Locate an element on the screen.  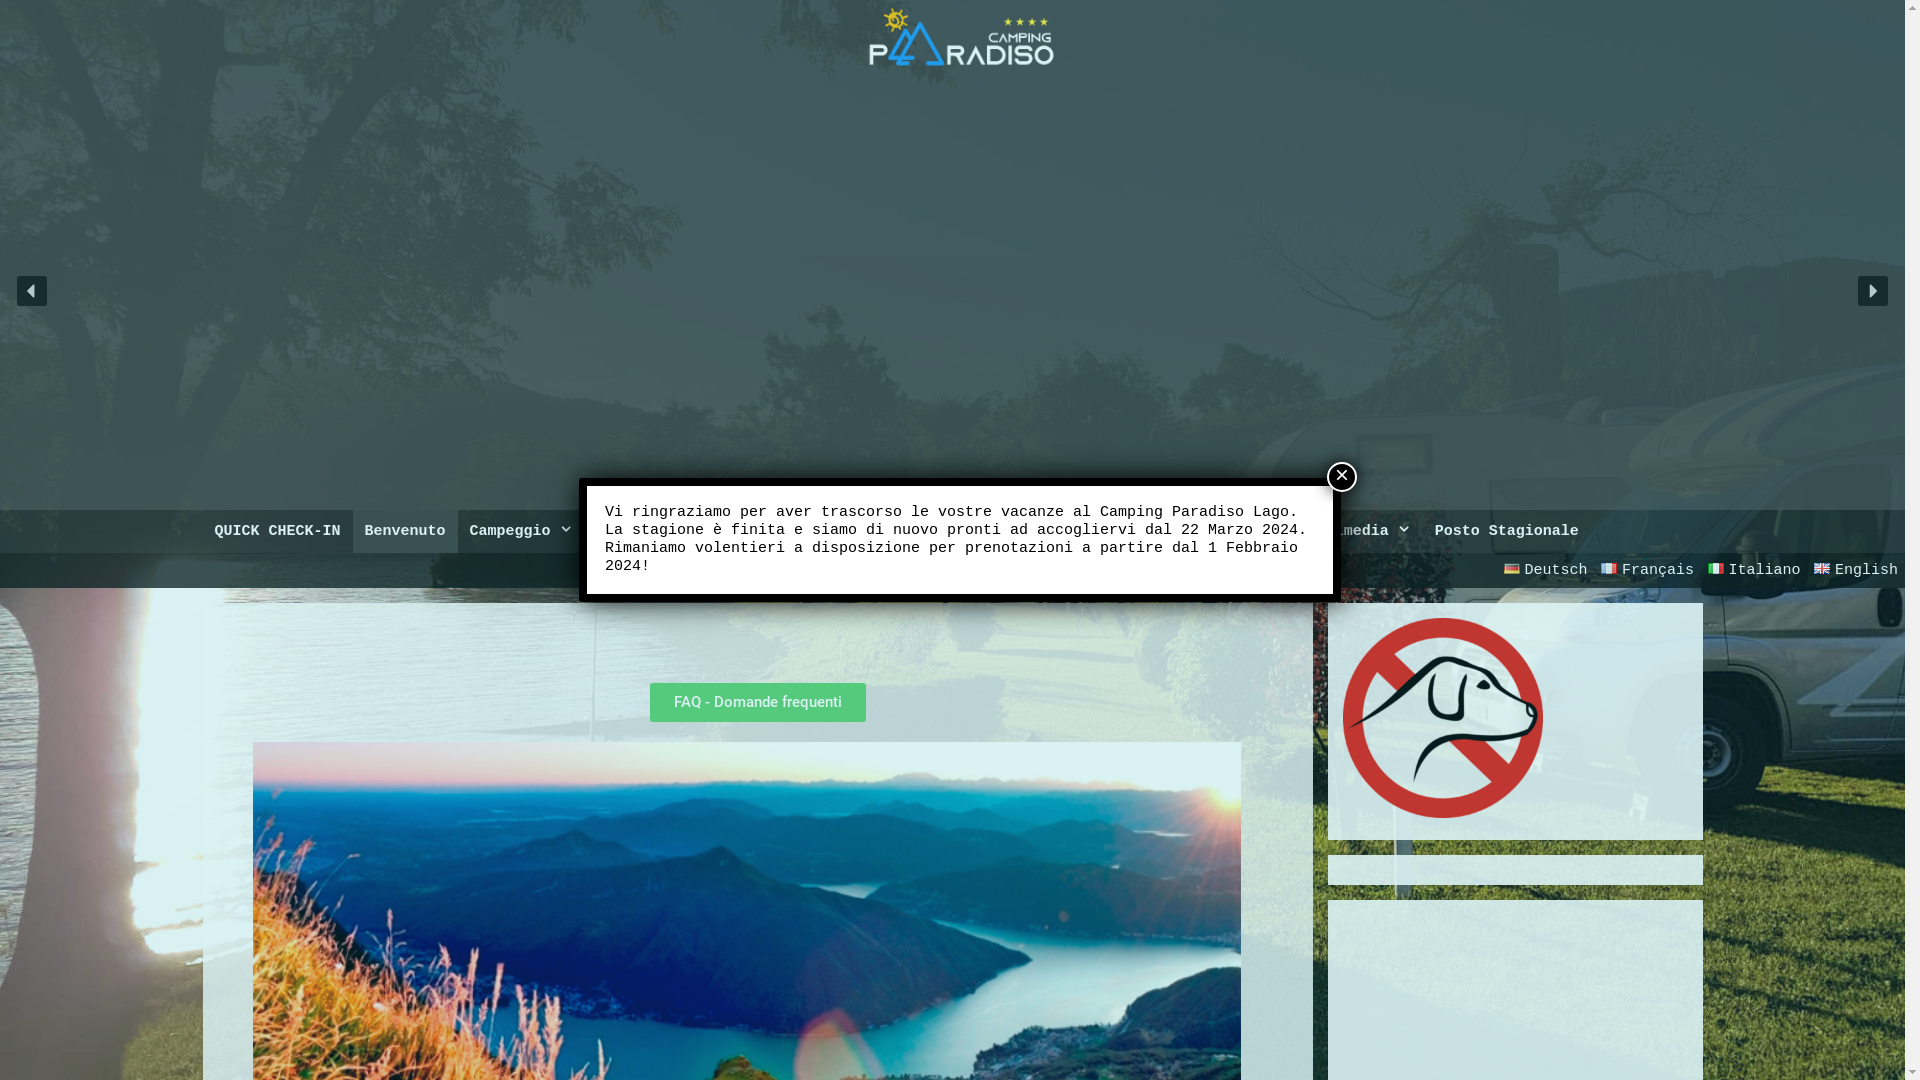
'FAQ - Domande frequenti' is located at coordinates (649, 701).